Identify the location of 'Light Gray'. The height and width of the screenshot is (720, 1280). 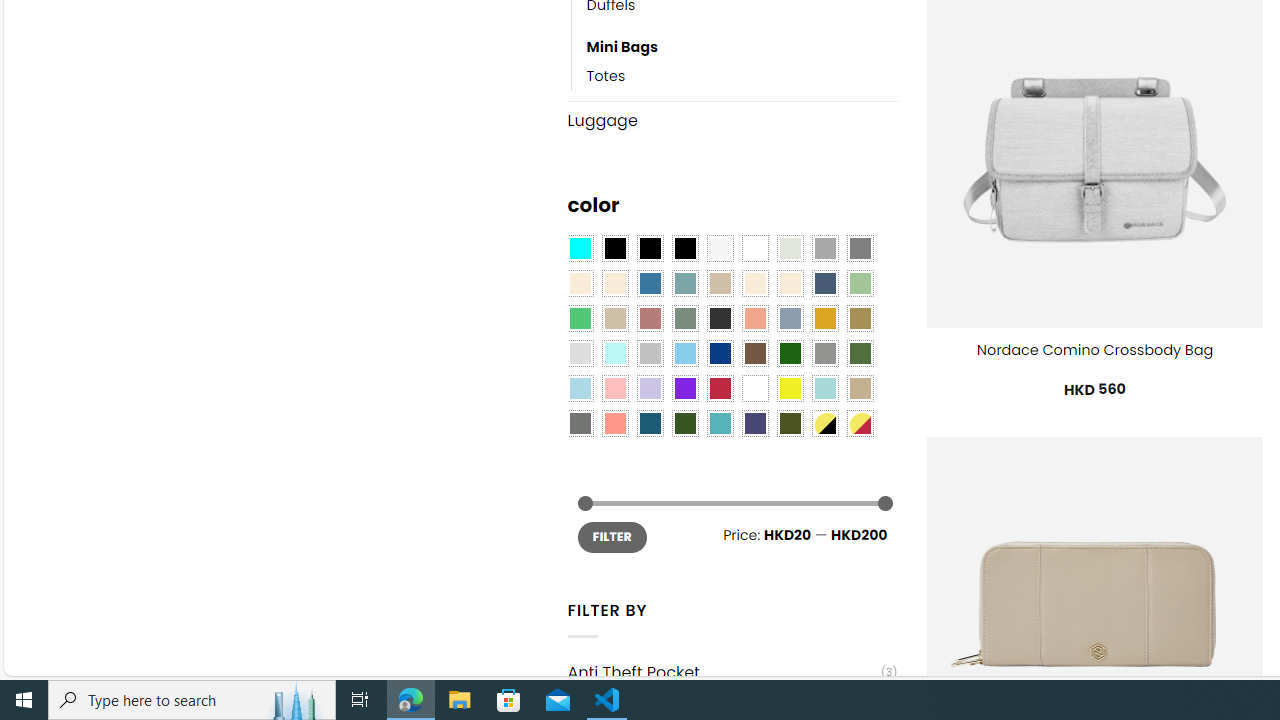
(578, 353).